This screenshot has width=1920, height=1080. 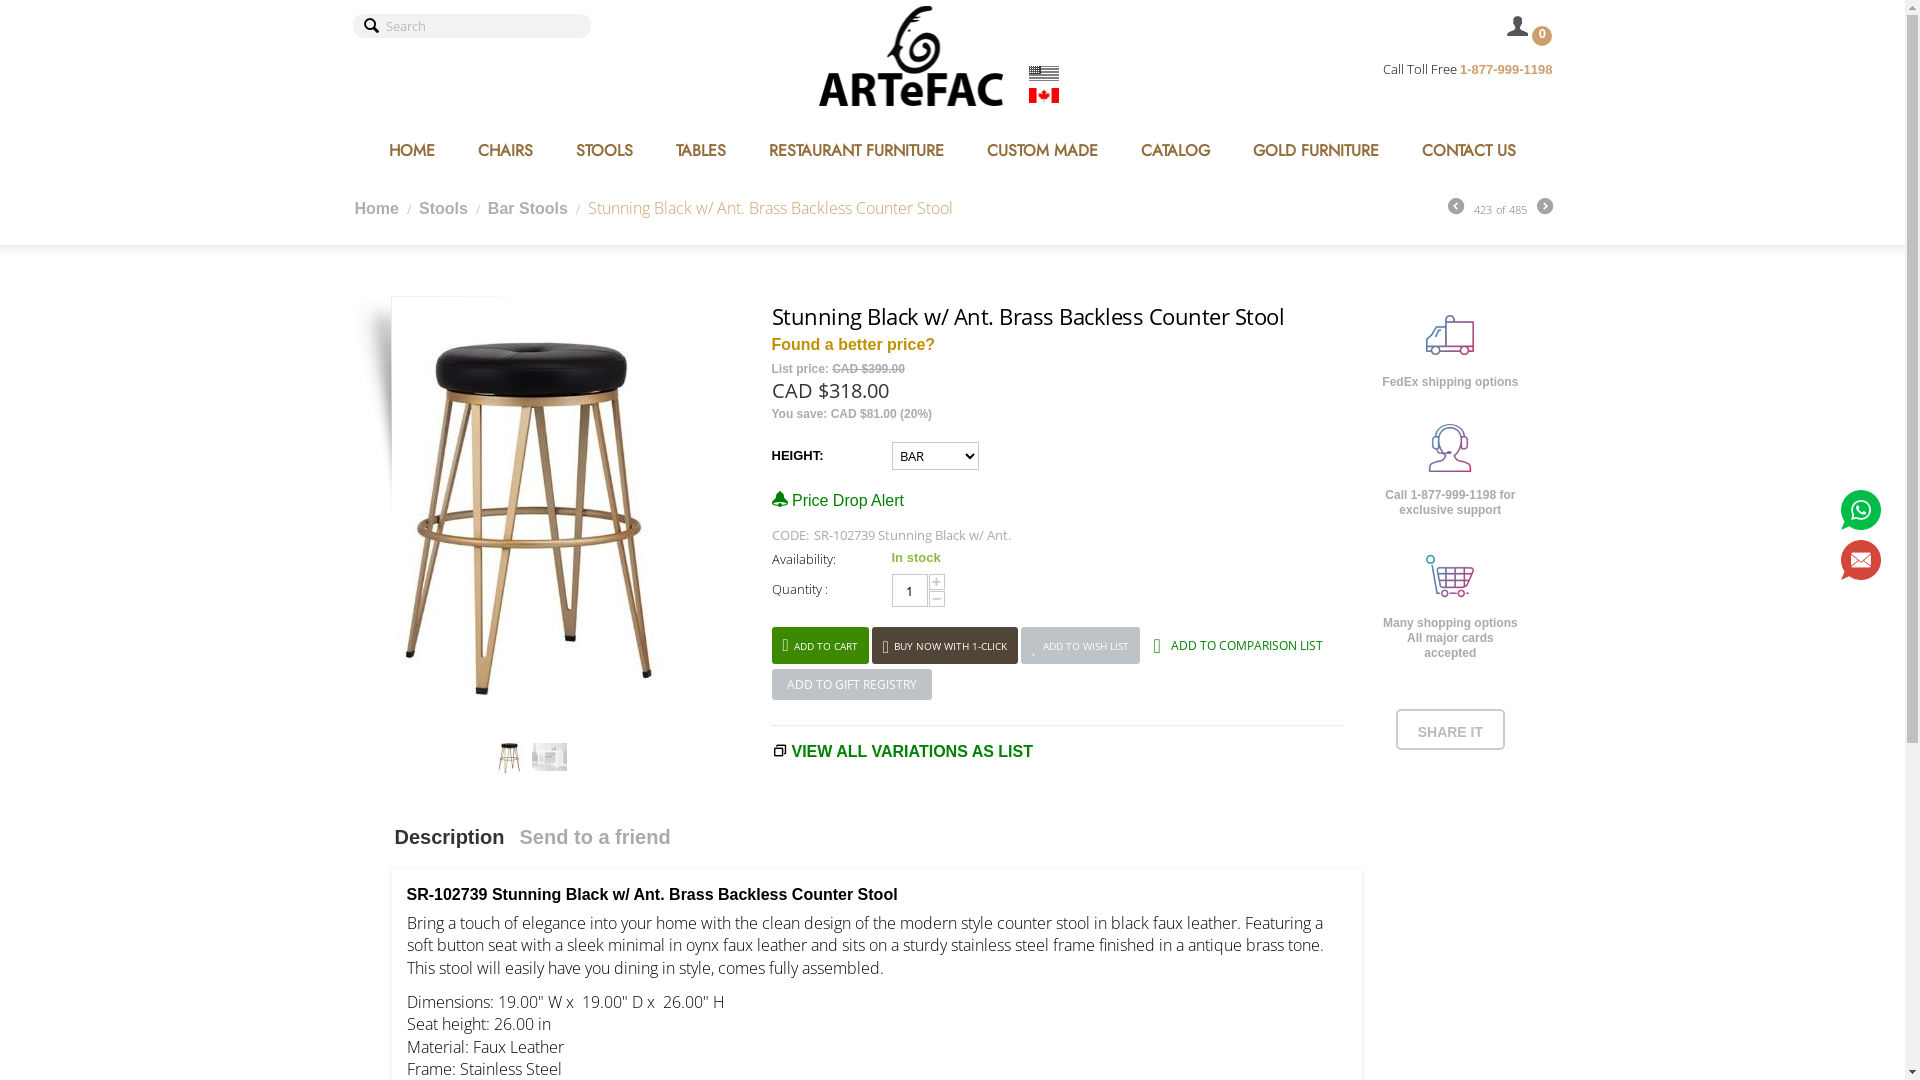 I want to click on 'CATALOG', so click(x=1175, y=149).